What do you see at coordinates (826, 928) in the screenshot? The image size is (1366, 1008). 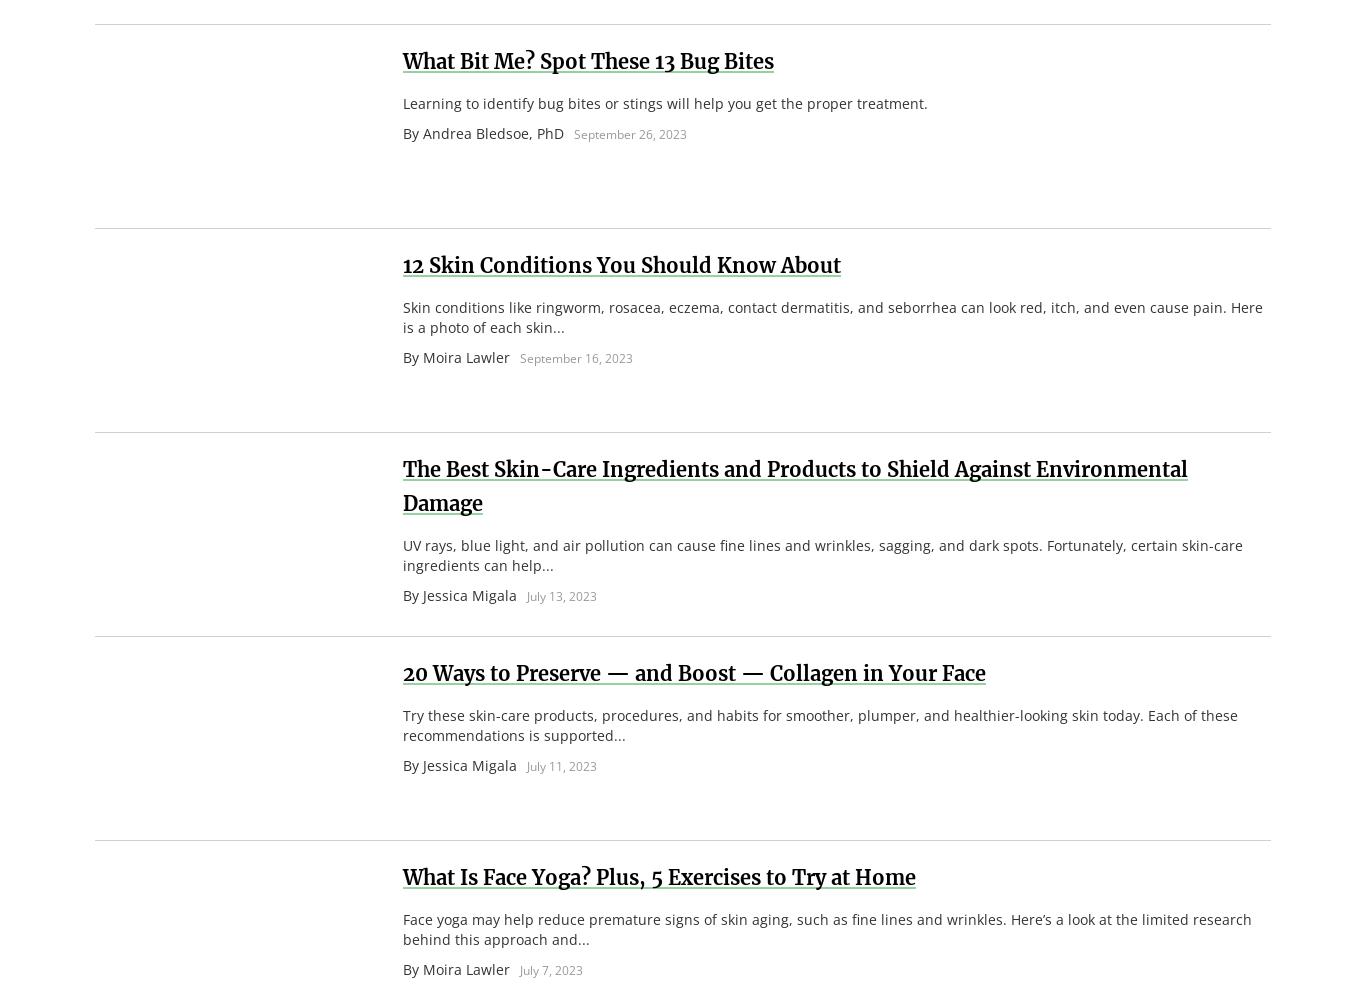 I see `'Face yoga may help reduce premature signs of skin aging, such as fine lines and wrinkles. Here’s a look at the limited research behind this approach and...'` at bounding box center [826, 928].